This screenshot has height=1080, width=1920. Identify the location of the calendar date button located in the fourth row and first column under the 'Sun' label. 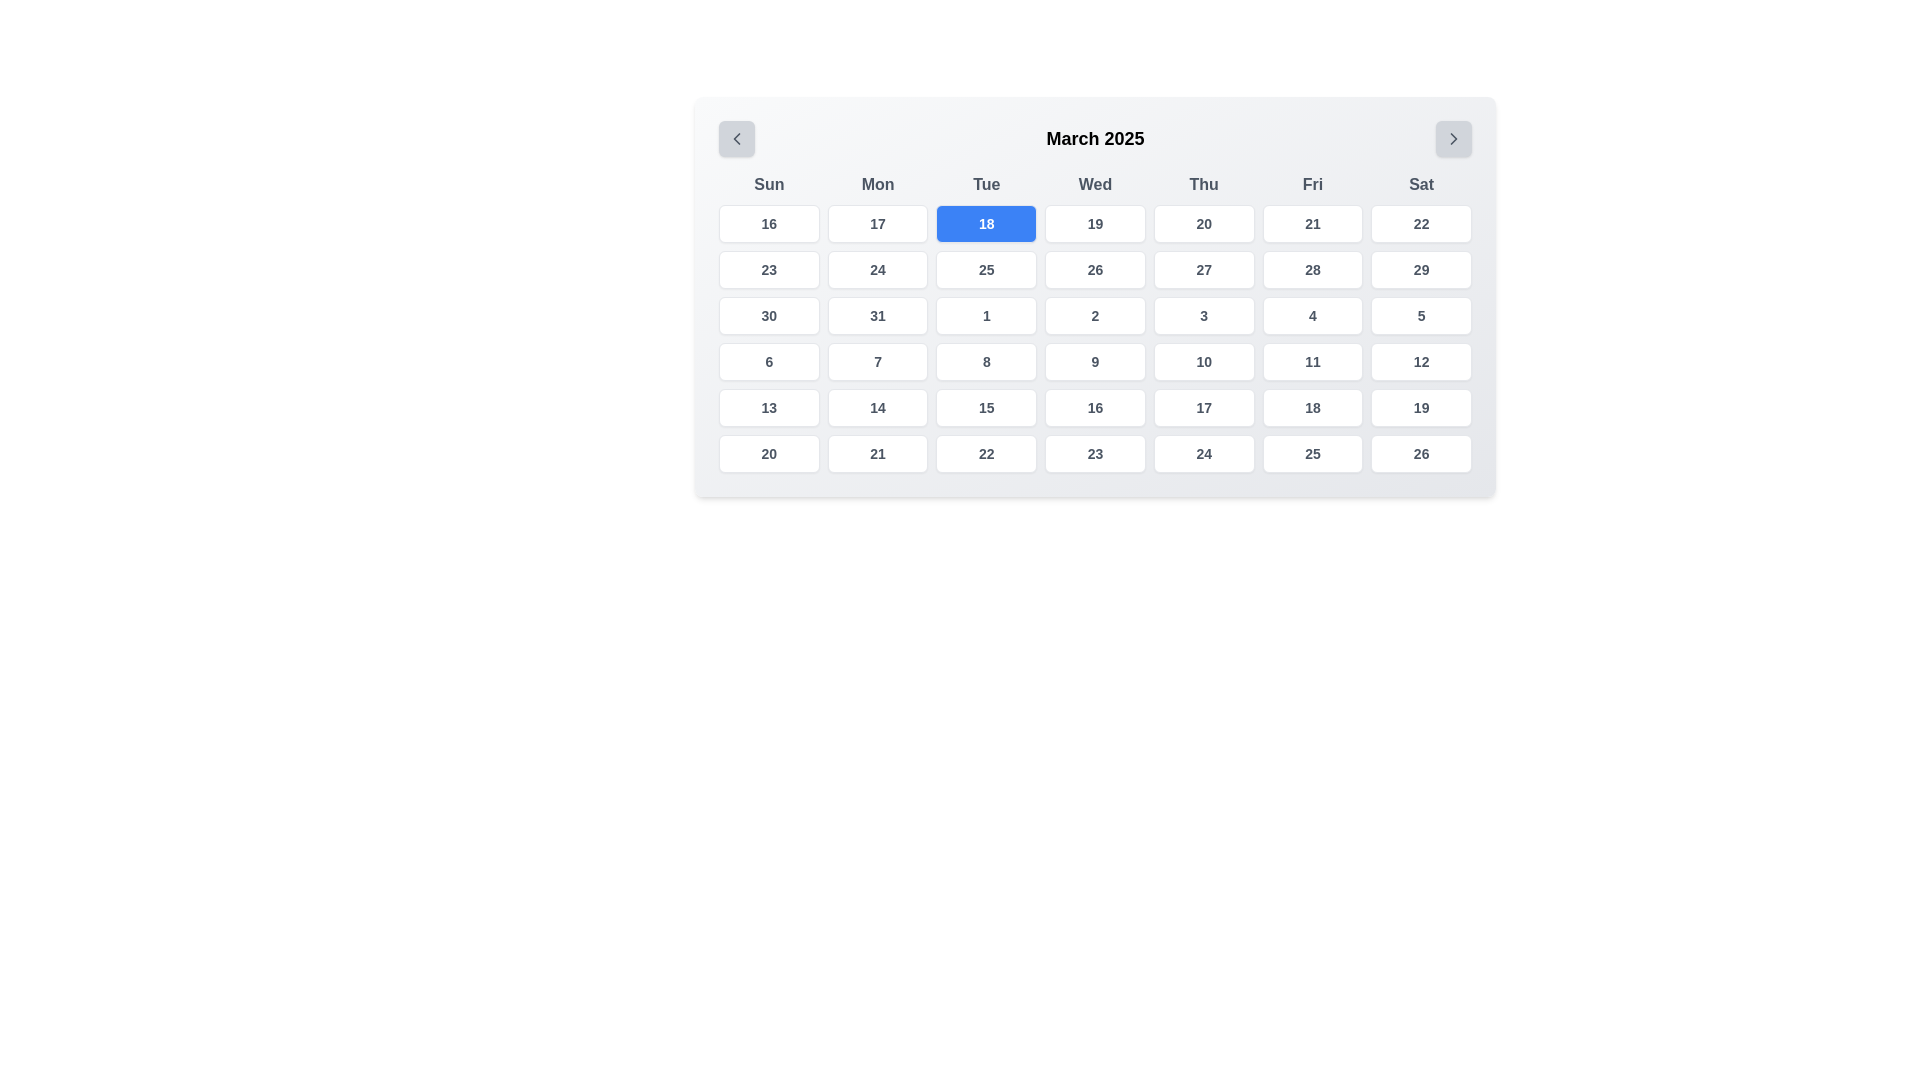
(768, 315).